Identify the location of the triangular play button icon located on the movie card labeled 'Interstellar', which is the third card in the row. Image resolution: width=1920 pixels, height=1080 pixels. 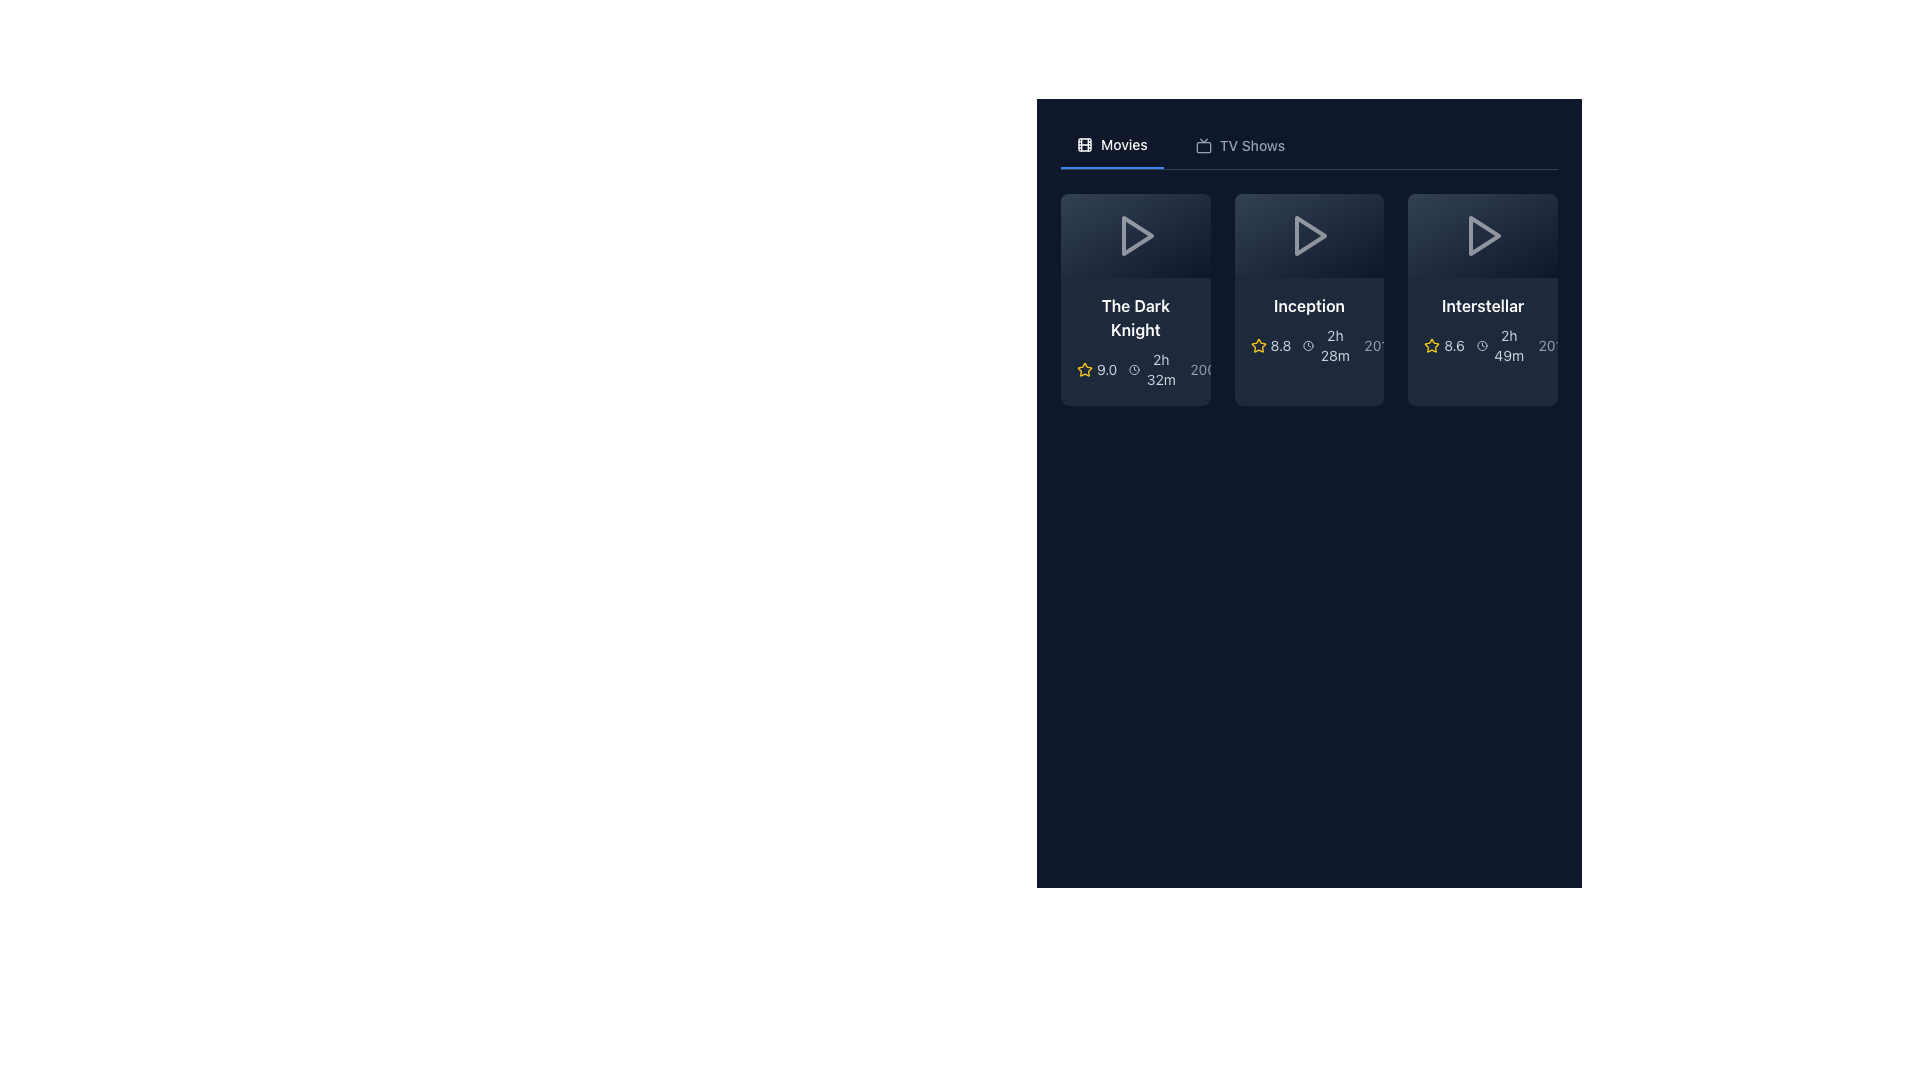
(1485, 235).